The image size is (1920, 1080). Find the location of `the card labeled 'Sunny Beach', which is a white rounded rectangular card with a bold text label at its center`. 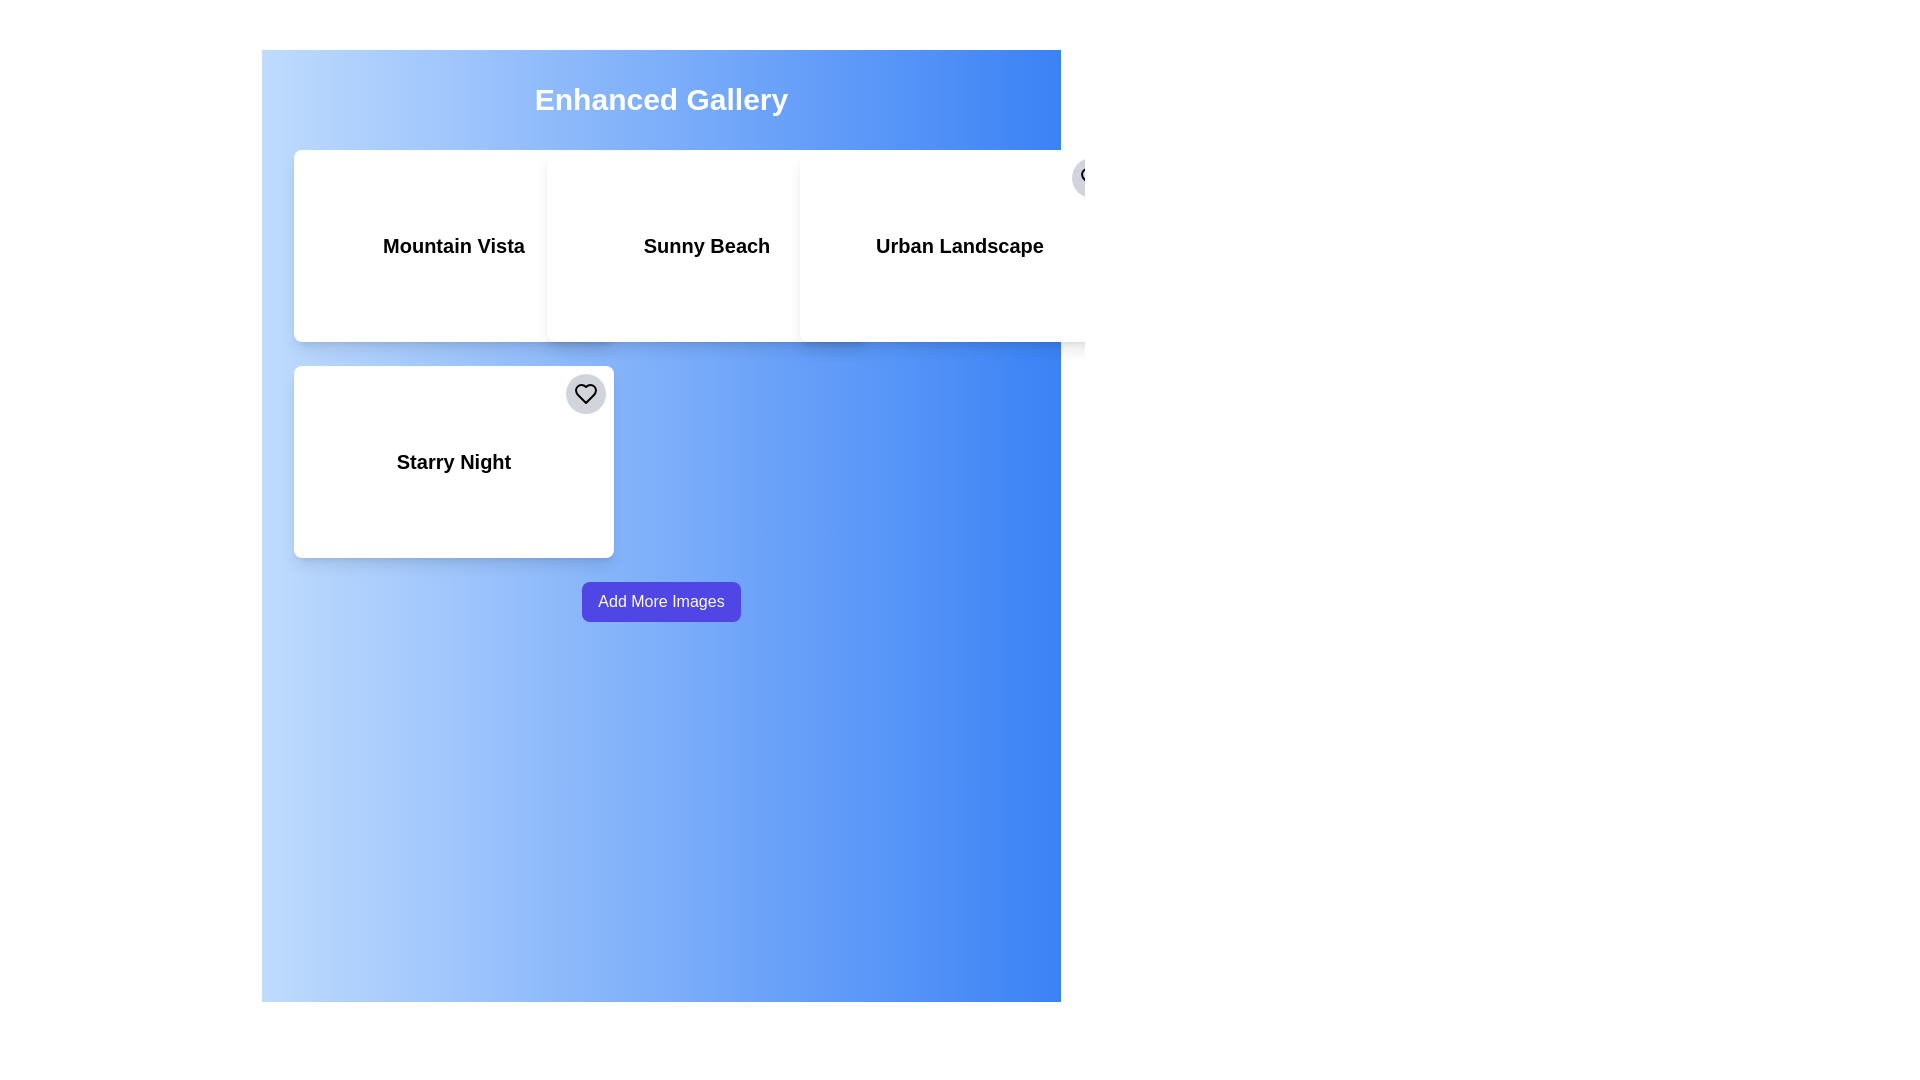

the card labeled 'Sunny Beach', which is a white rounded rectangular card with a bold text label at its center is located at coordinates (706, 245).